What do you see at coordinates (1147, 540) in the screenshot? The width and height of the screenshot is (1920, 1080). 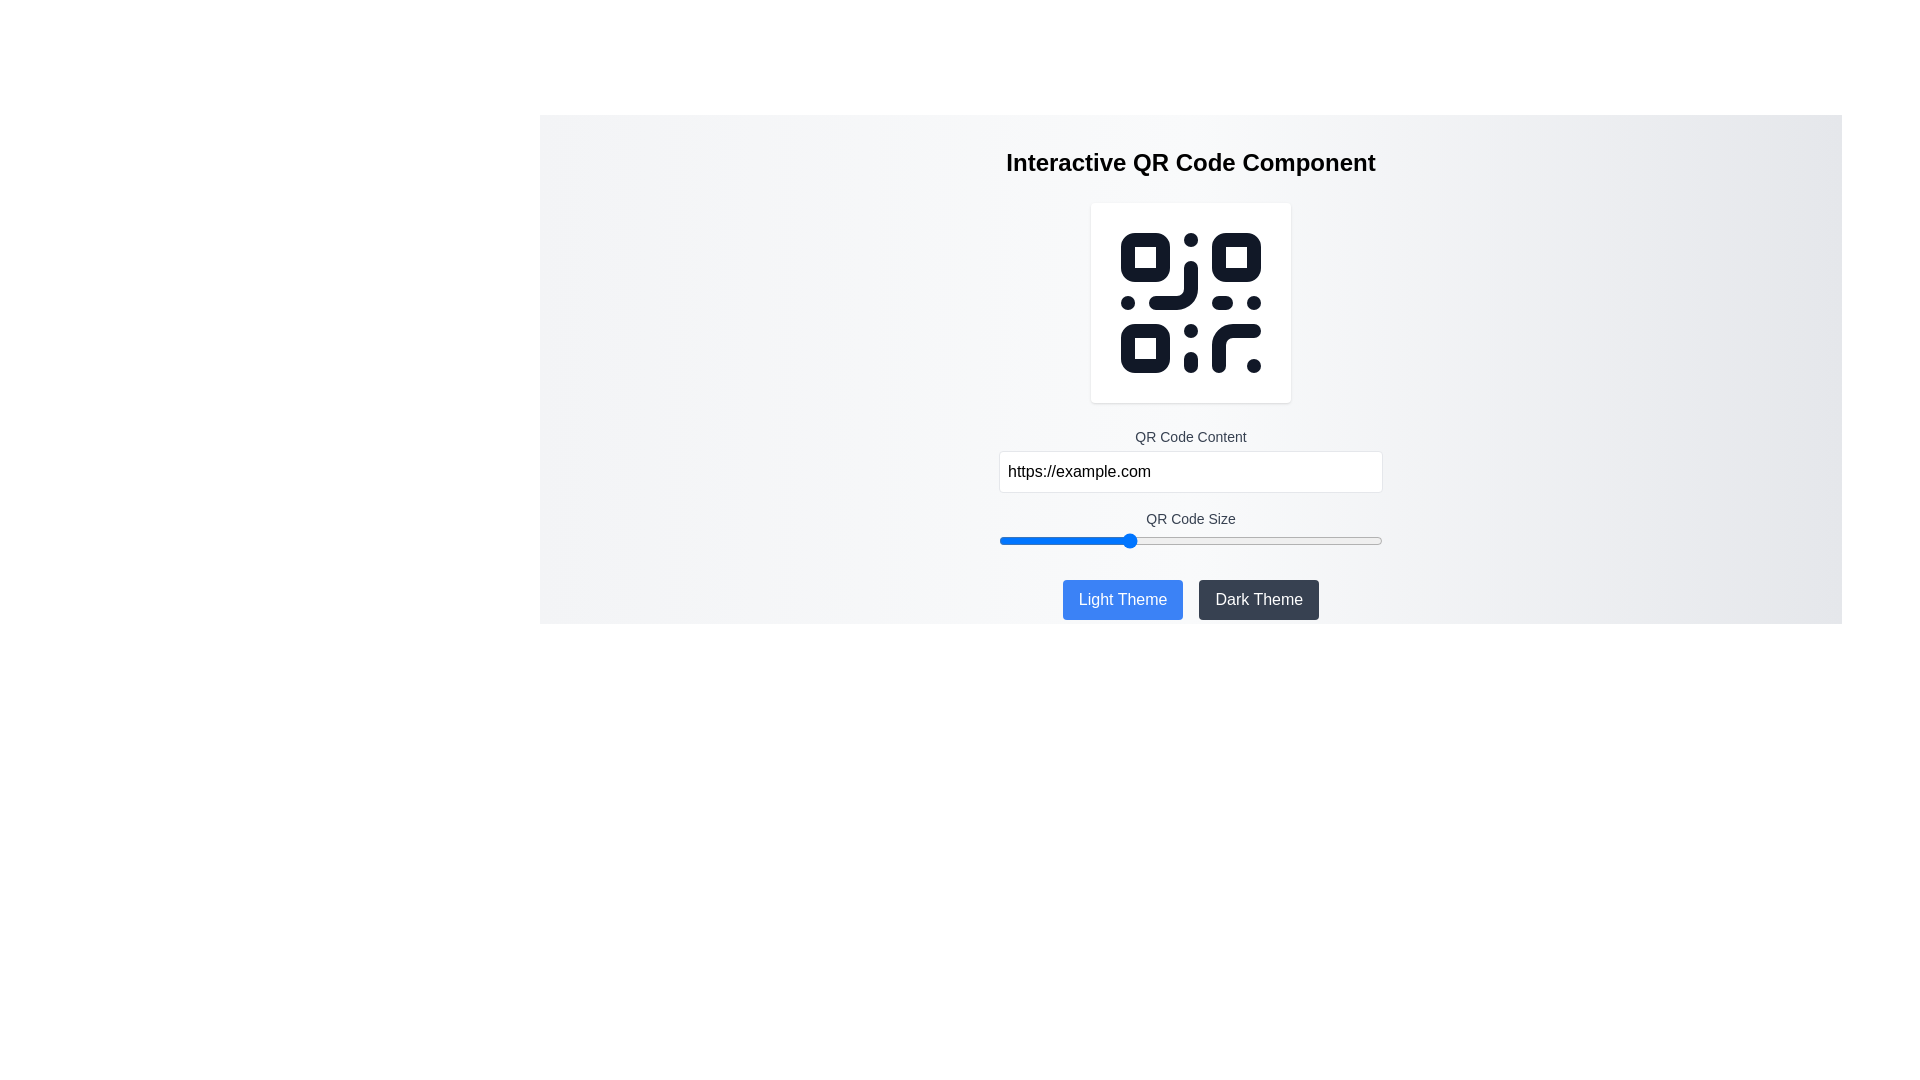 I see `the QR Code size` at bounding box center [1147, 540].